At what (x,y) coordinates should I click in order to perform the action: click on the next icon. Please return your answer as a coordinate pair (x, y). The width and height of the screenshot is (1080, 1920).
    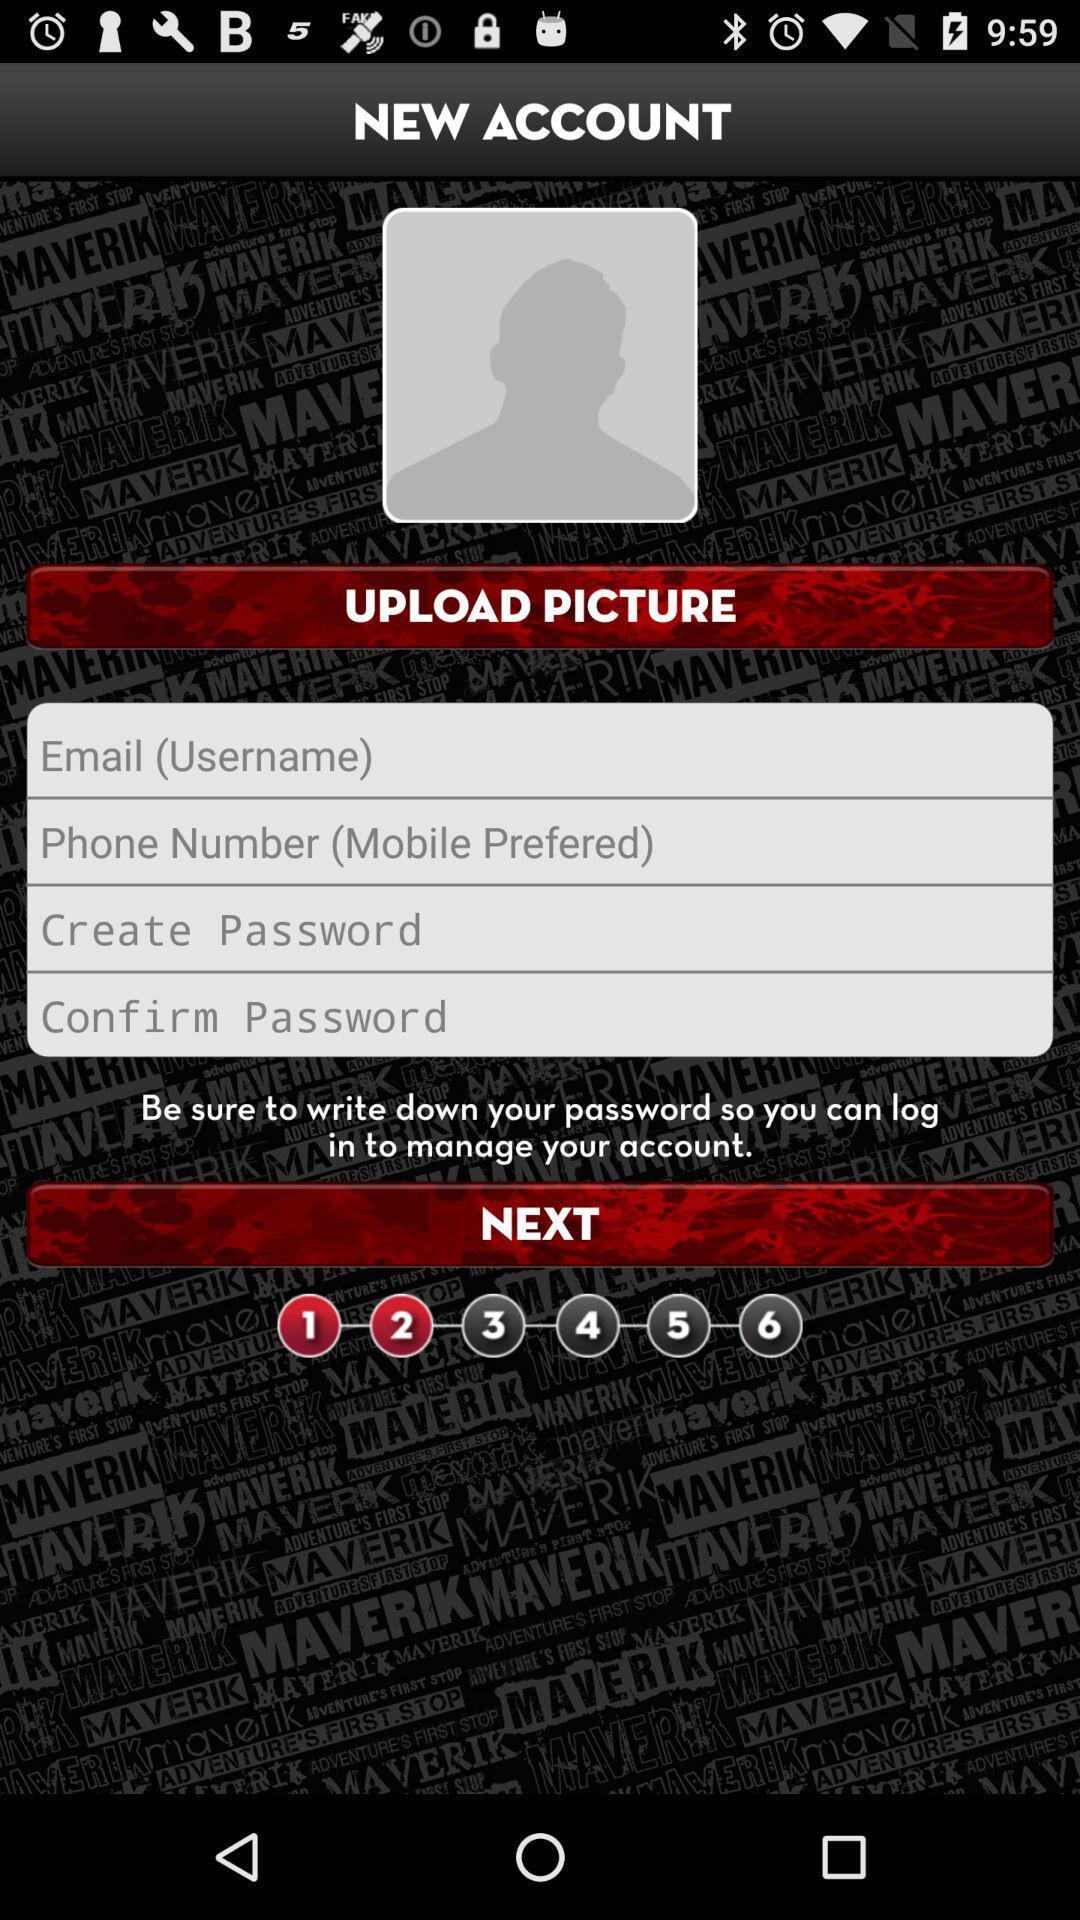
    Looking at the image, I should click on (540, 1223).